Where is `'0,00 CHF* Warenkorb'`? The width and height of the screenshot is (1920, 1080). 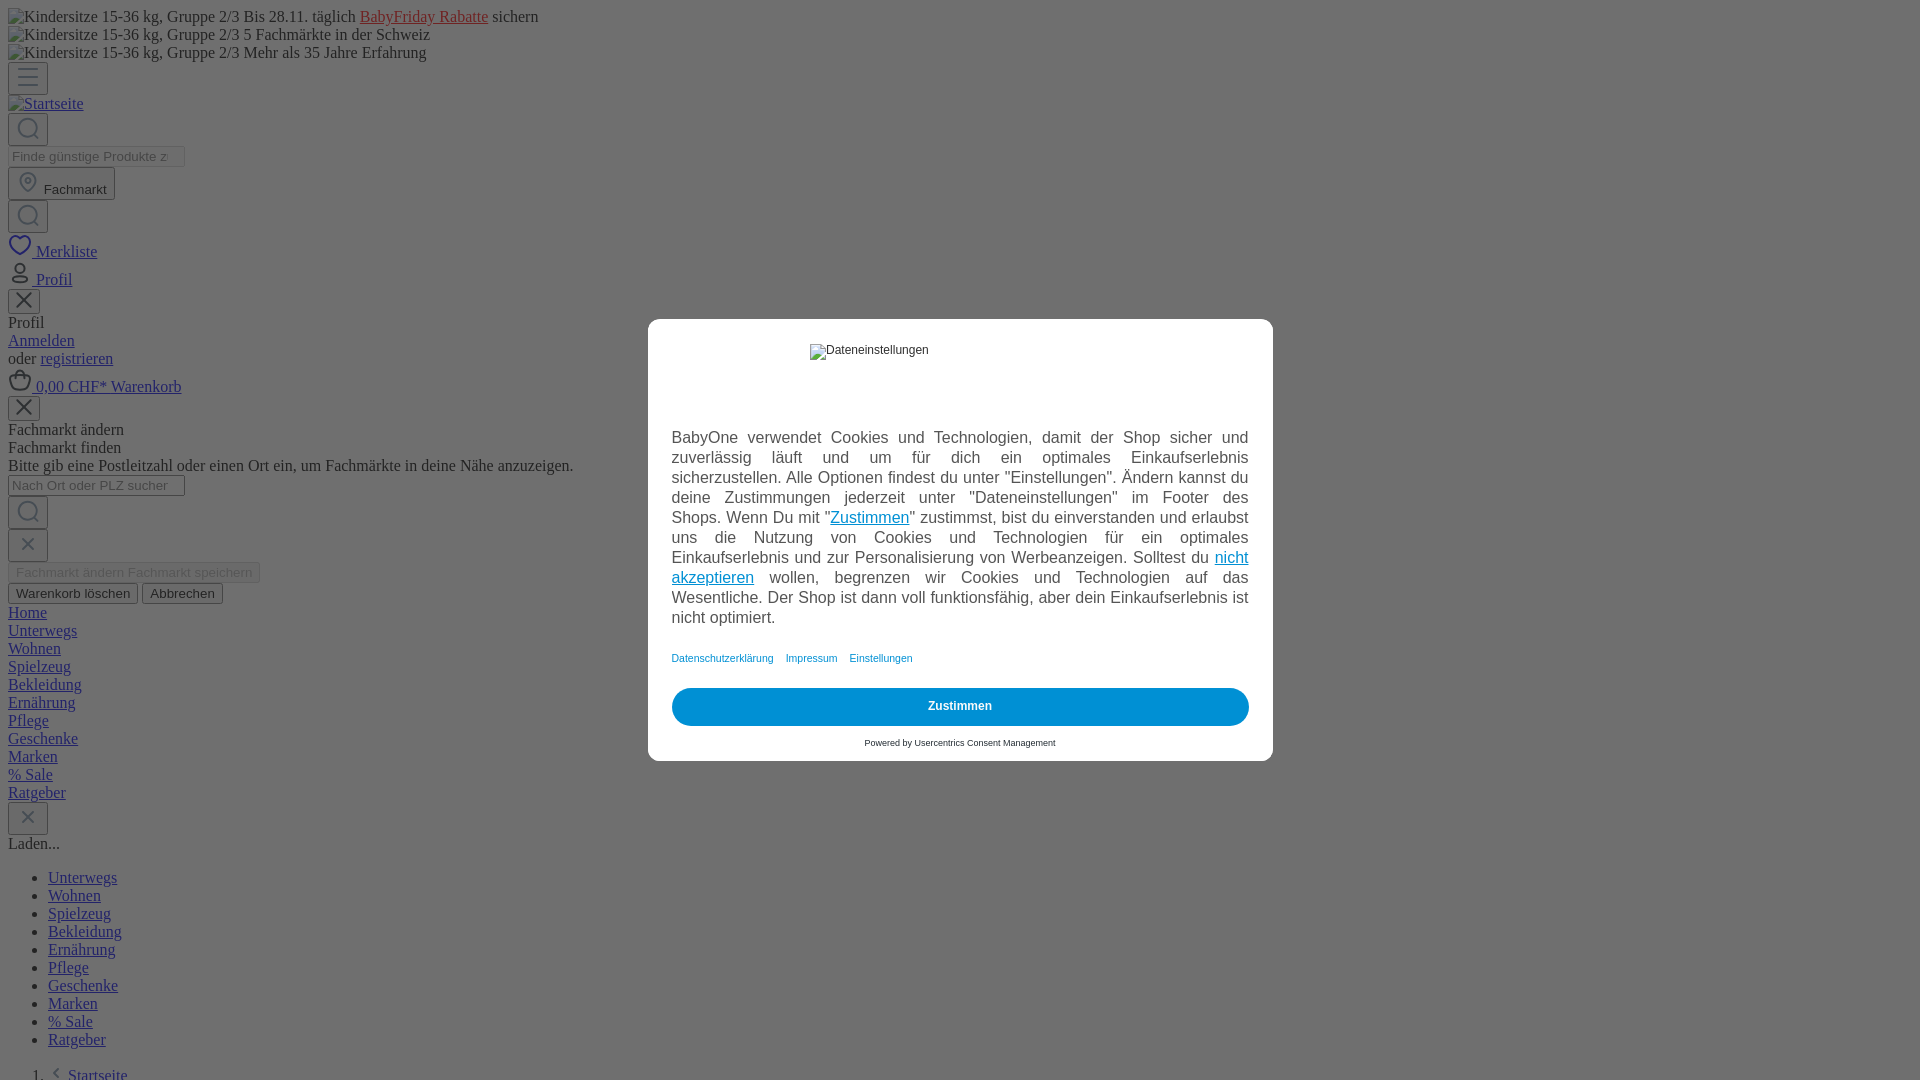 '0,00 CHF* Warenkorb' is located at coordinates (94, 386).